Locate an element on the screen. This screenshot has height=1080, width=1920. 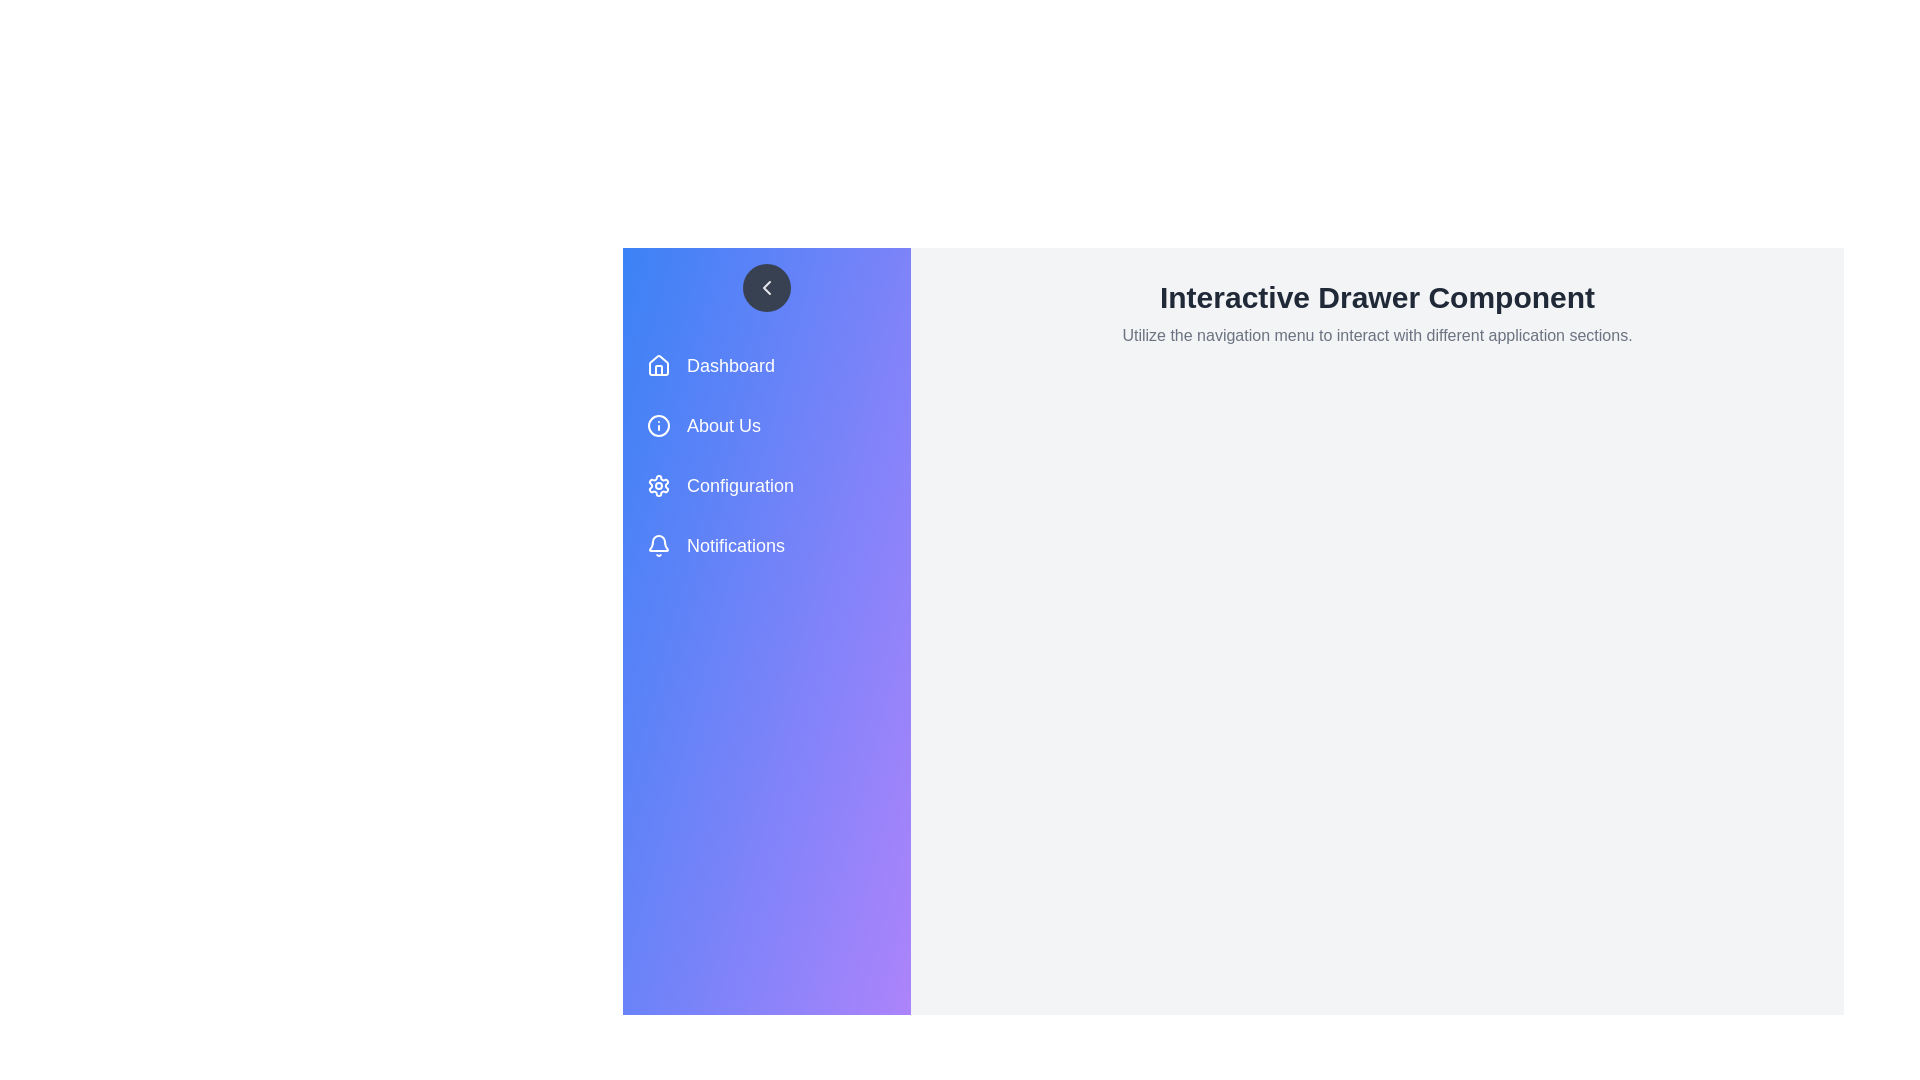
the circular button with a dark gray background and a white left-pointing chevron icon located at the top of the vertical sidebar on the left side of the interface is located at coordinates (766, 288).